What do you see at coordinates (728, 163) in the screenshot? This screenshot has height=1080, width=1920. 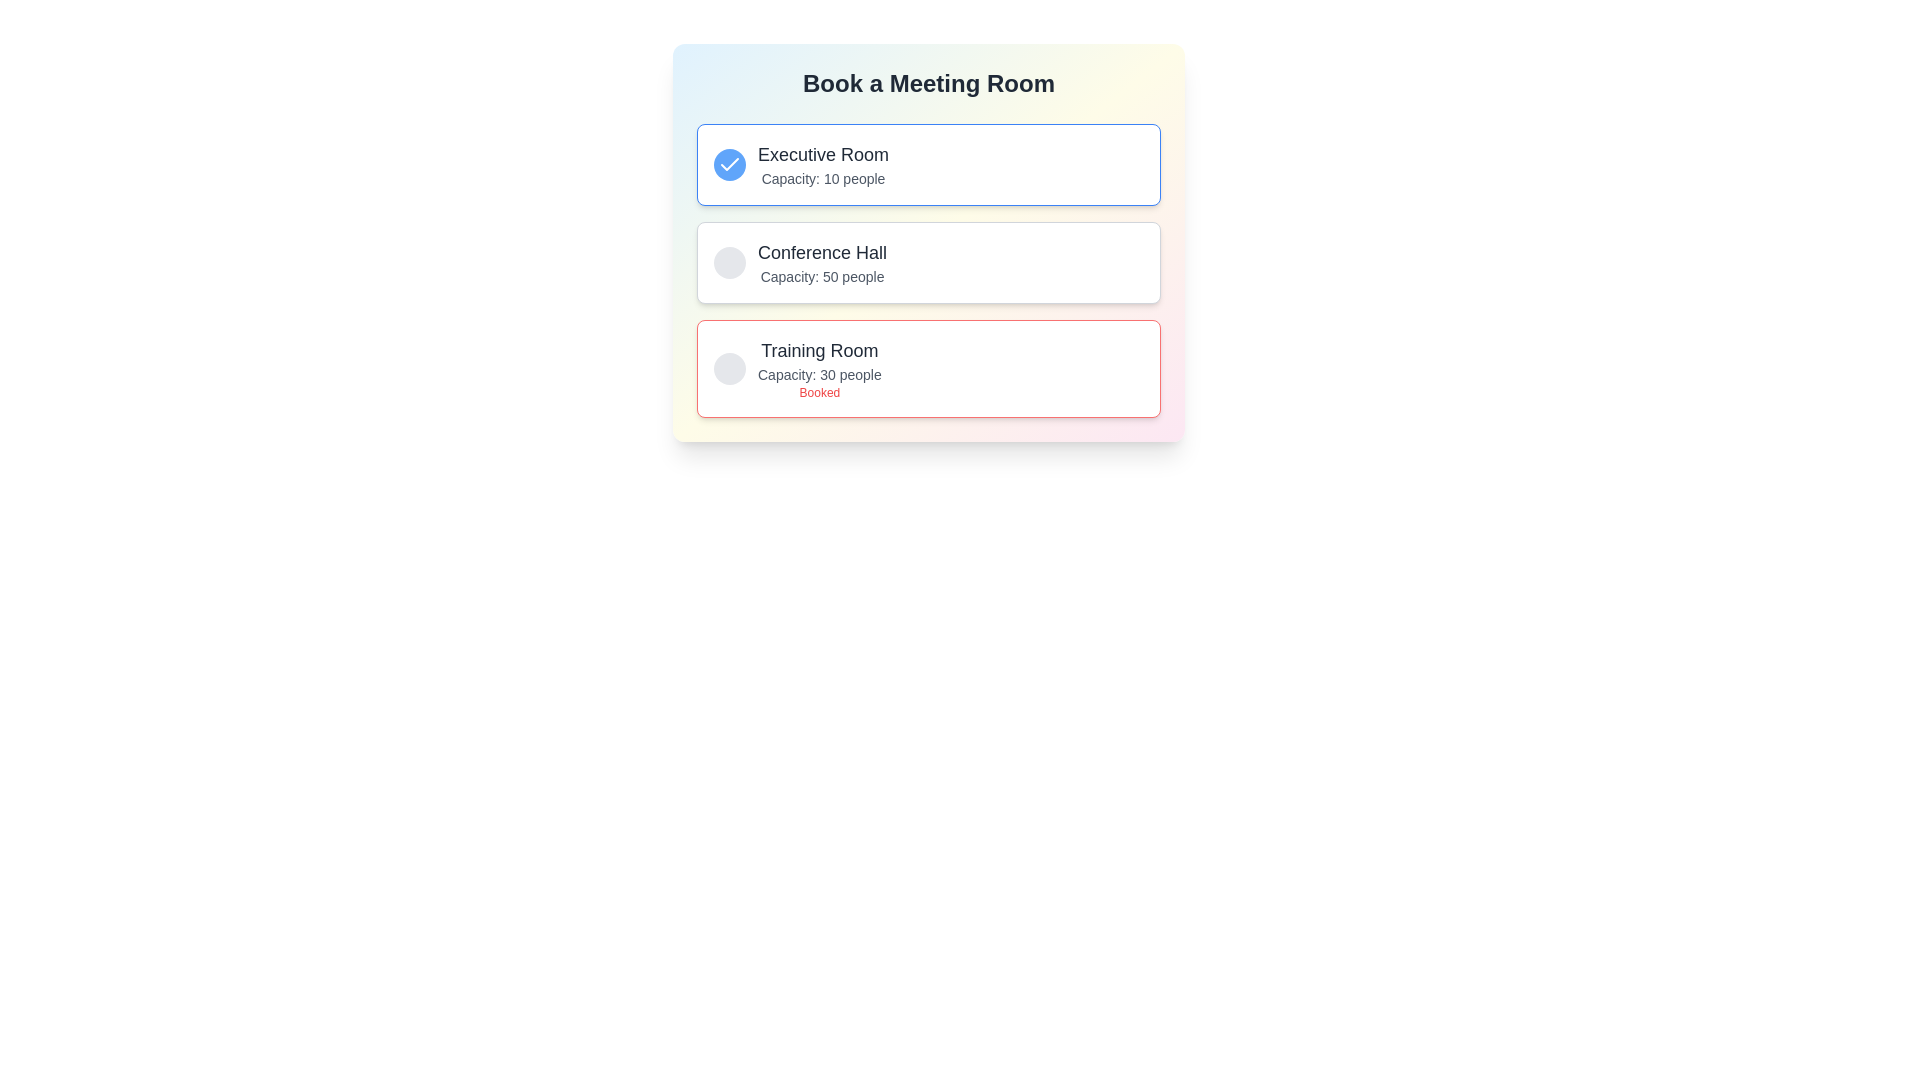 I see `the Checkmark Icon located inside the 'Executive Room' box, which indicates that the room is selected or available` at bounding box center [728, 163].